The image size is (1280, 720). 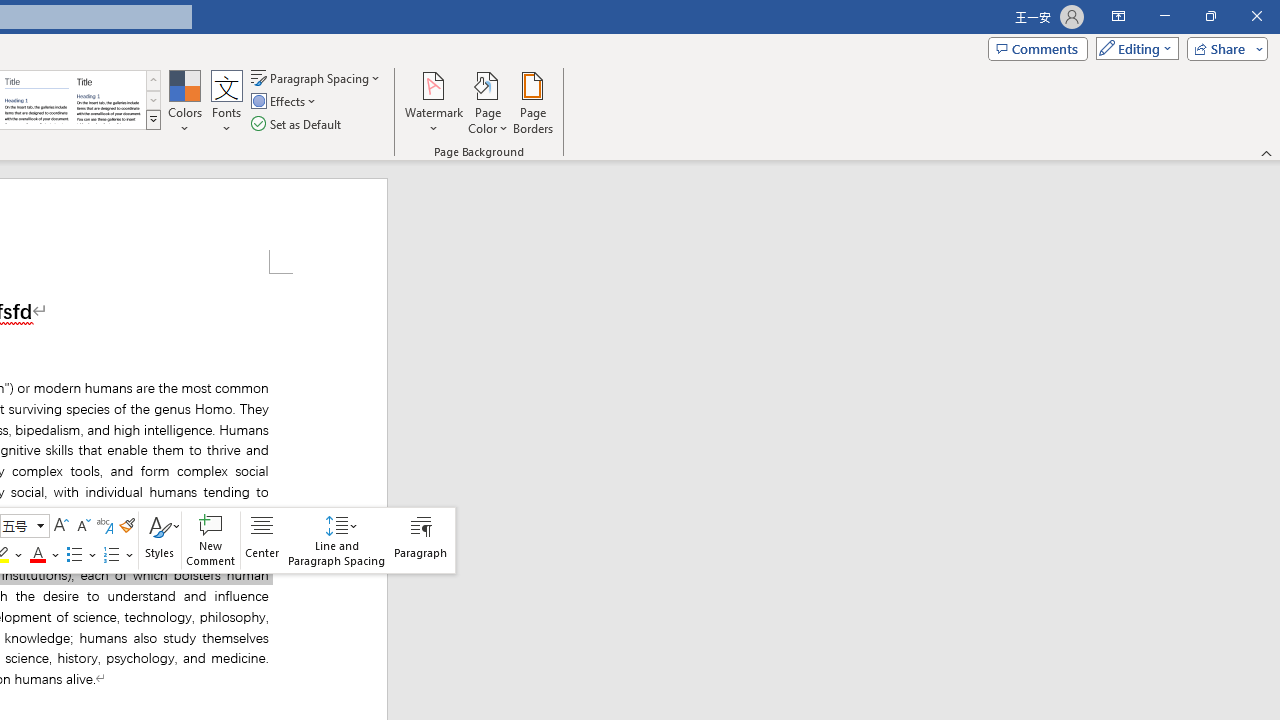 I want to click on 'Page Borders...', so click(x=533, y=103).